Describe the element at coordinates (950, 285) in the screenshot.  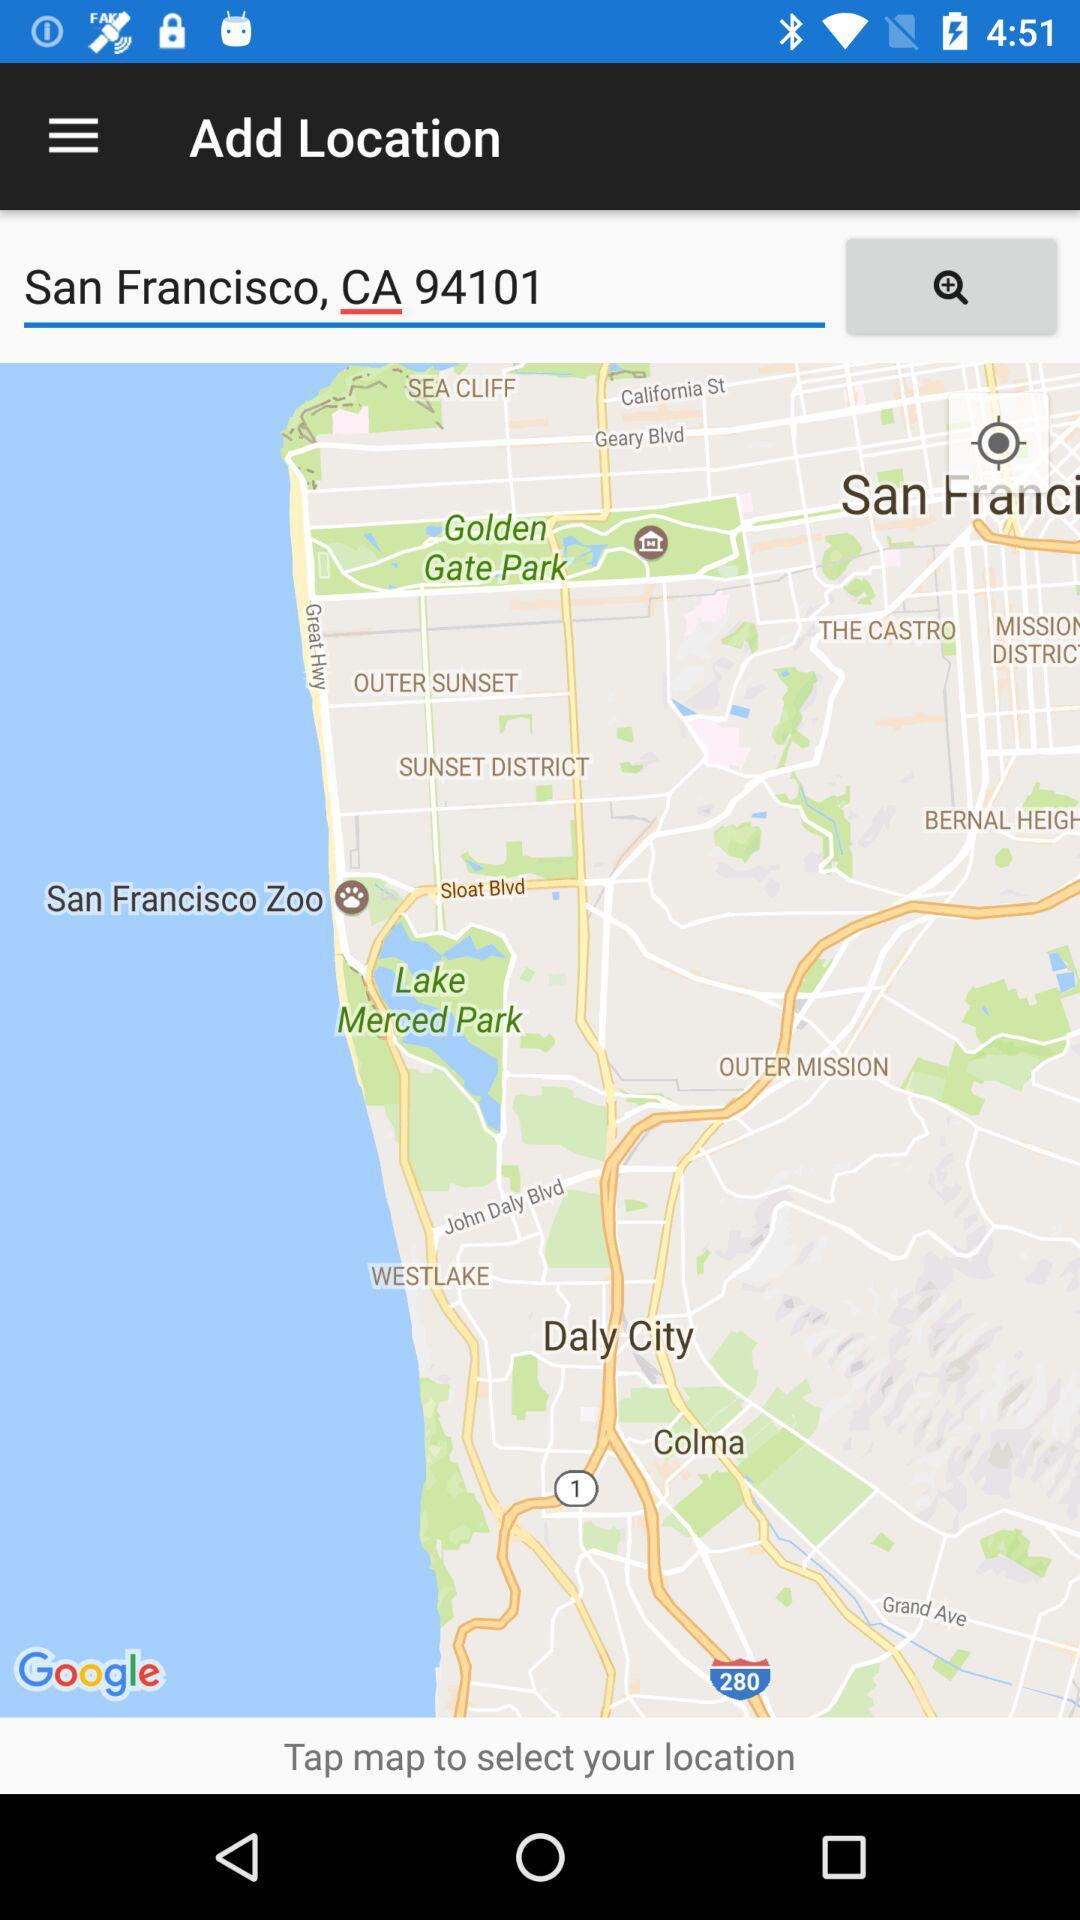
I see `icon next to san francisco ca item` at that location.